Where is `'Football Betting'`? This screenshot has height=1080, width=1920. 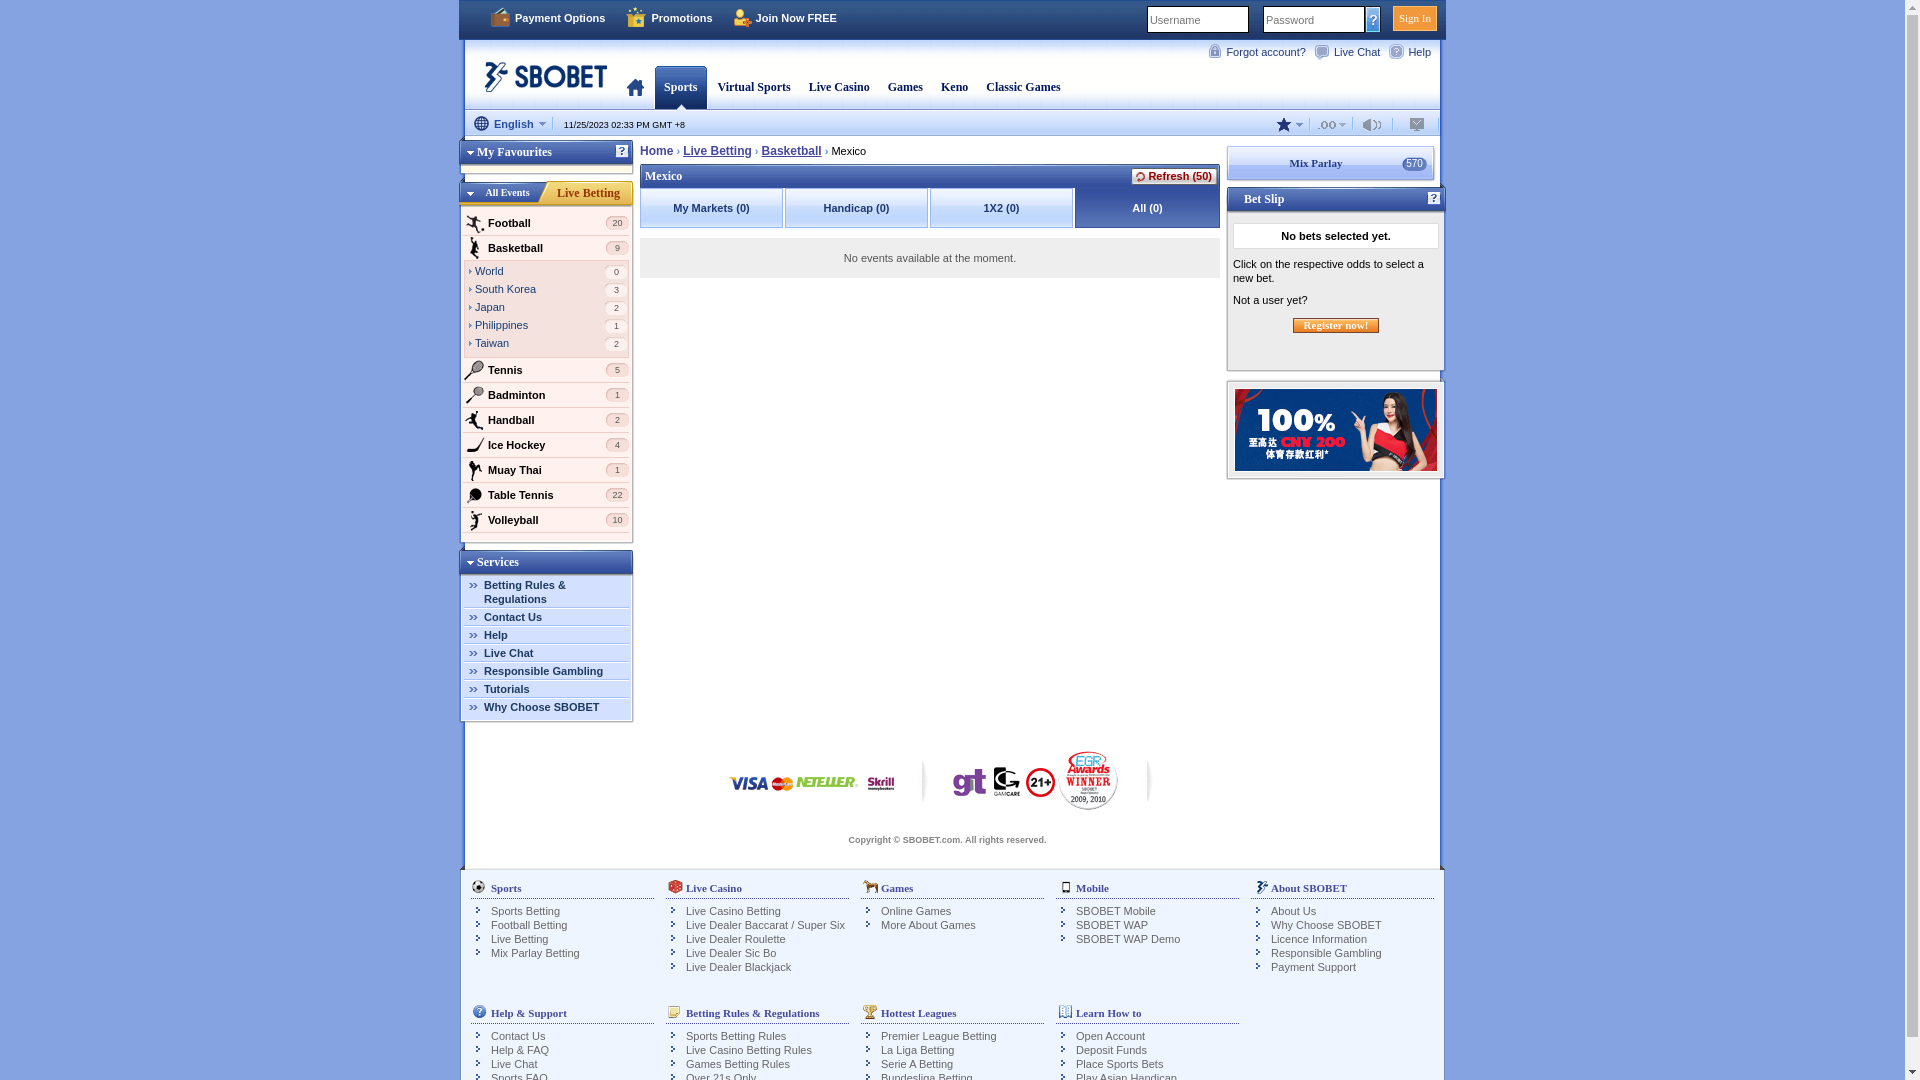
'Football Betting' is located at coordinates (528, 925).